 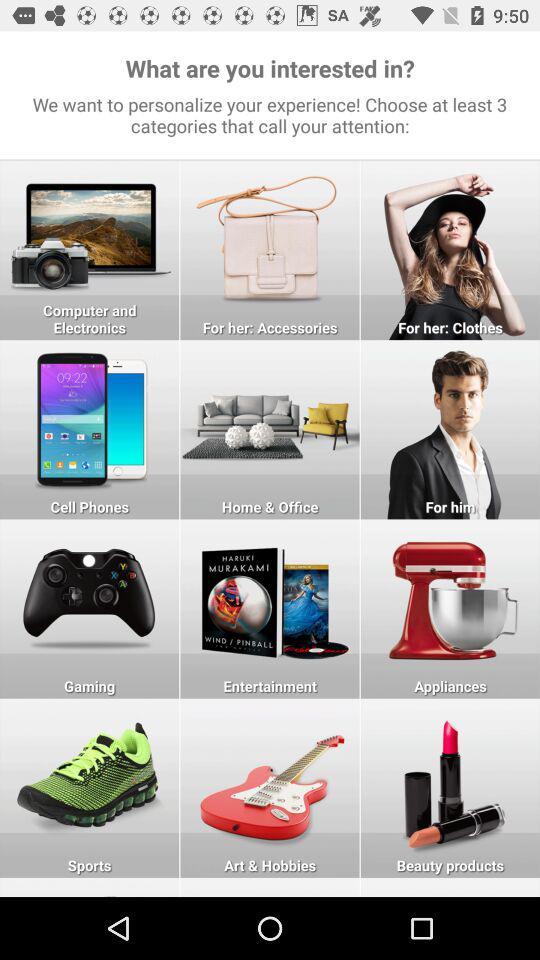 What do you see at coordinates (450, 429) in the screenshot?
I see `image for click` at bounding box center [450, 429].